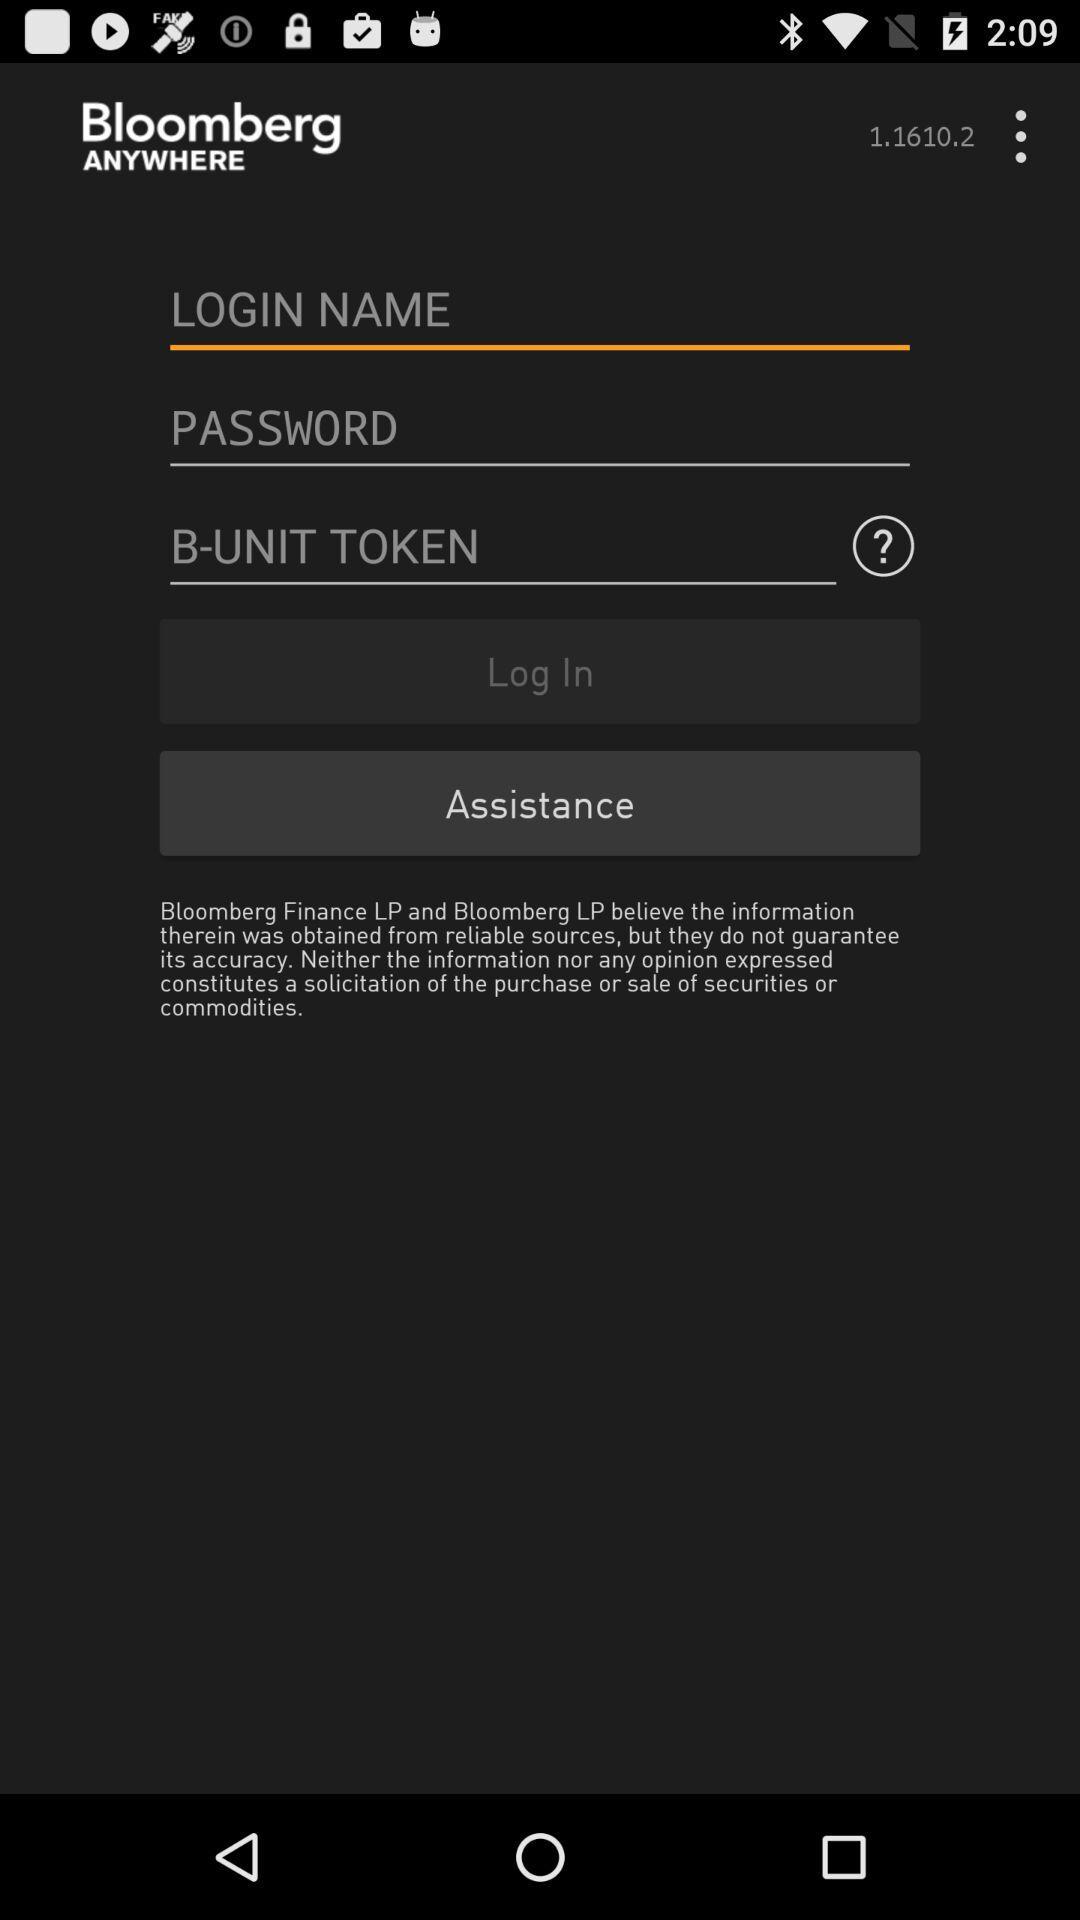  I want to click on the icon next to 1.1610.2 item, so click(1027, 135).